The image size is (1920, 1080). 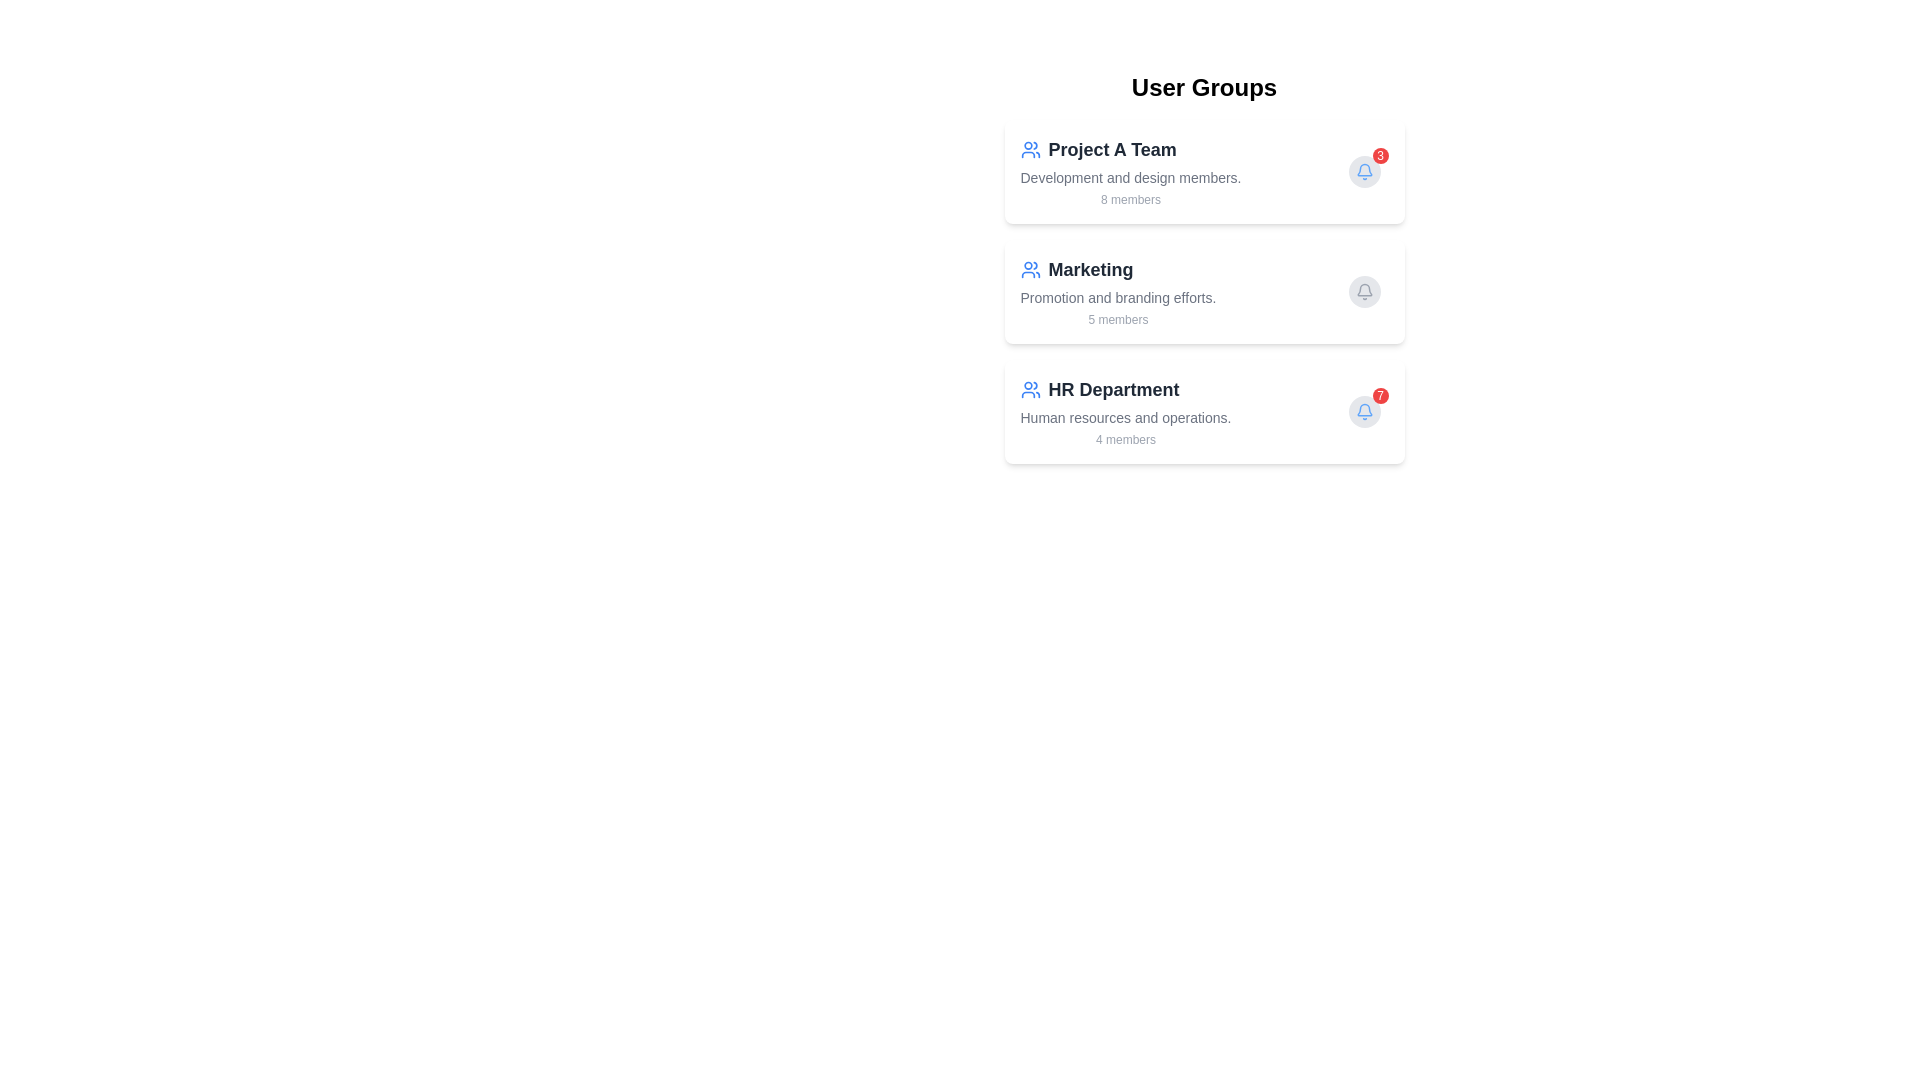 I want to click on the header of the group HR Department, so click(x=1125, y=389).